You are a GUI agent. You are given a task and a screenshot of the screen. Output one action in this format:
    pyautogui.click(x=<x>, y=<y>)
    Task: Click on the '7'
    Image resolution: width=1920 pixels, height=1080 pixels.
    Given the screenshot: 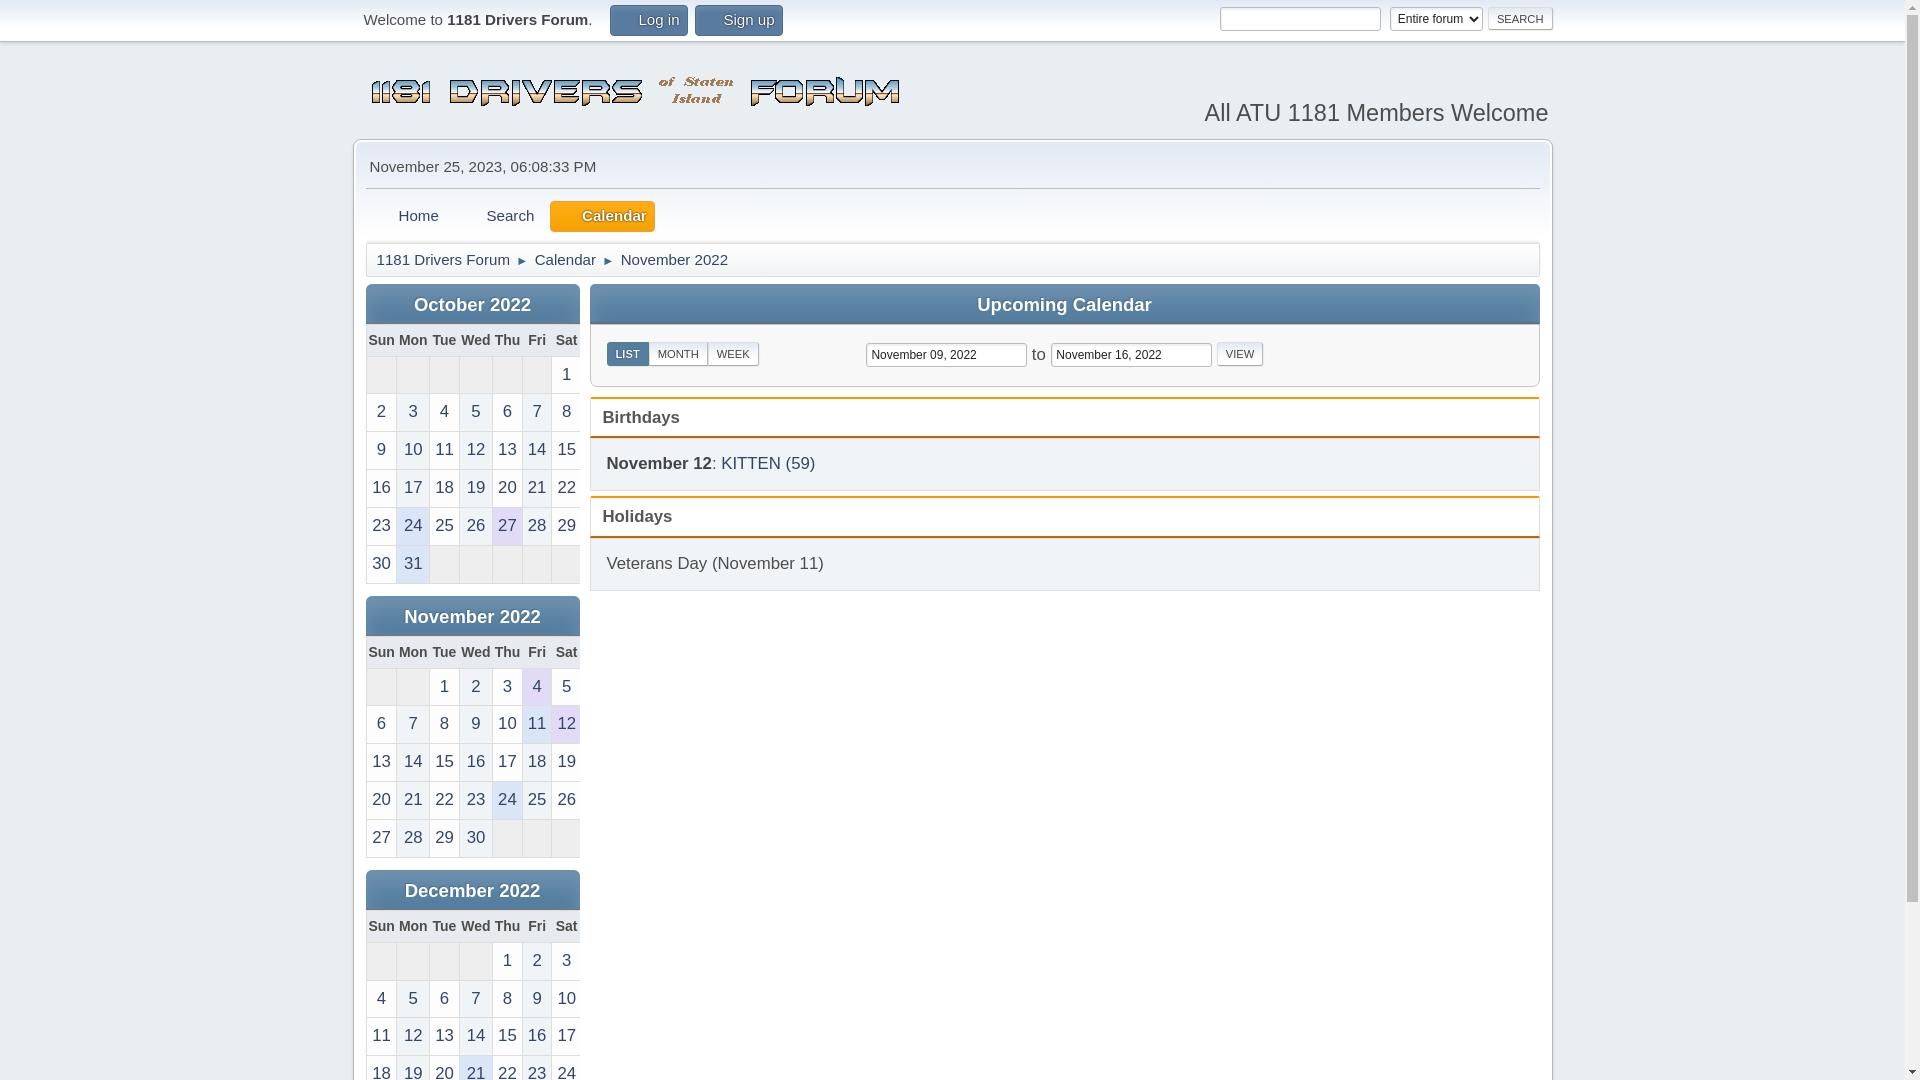 What is the action you would take?
    pyautogui.click(x=474, y=999)
    